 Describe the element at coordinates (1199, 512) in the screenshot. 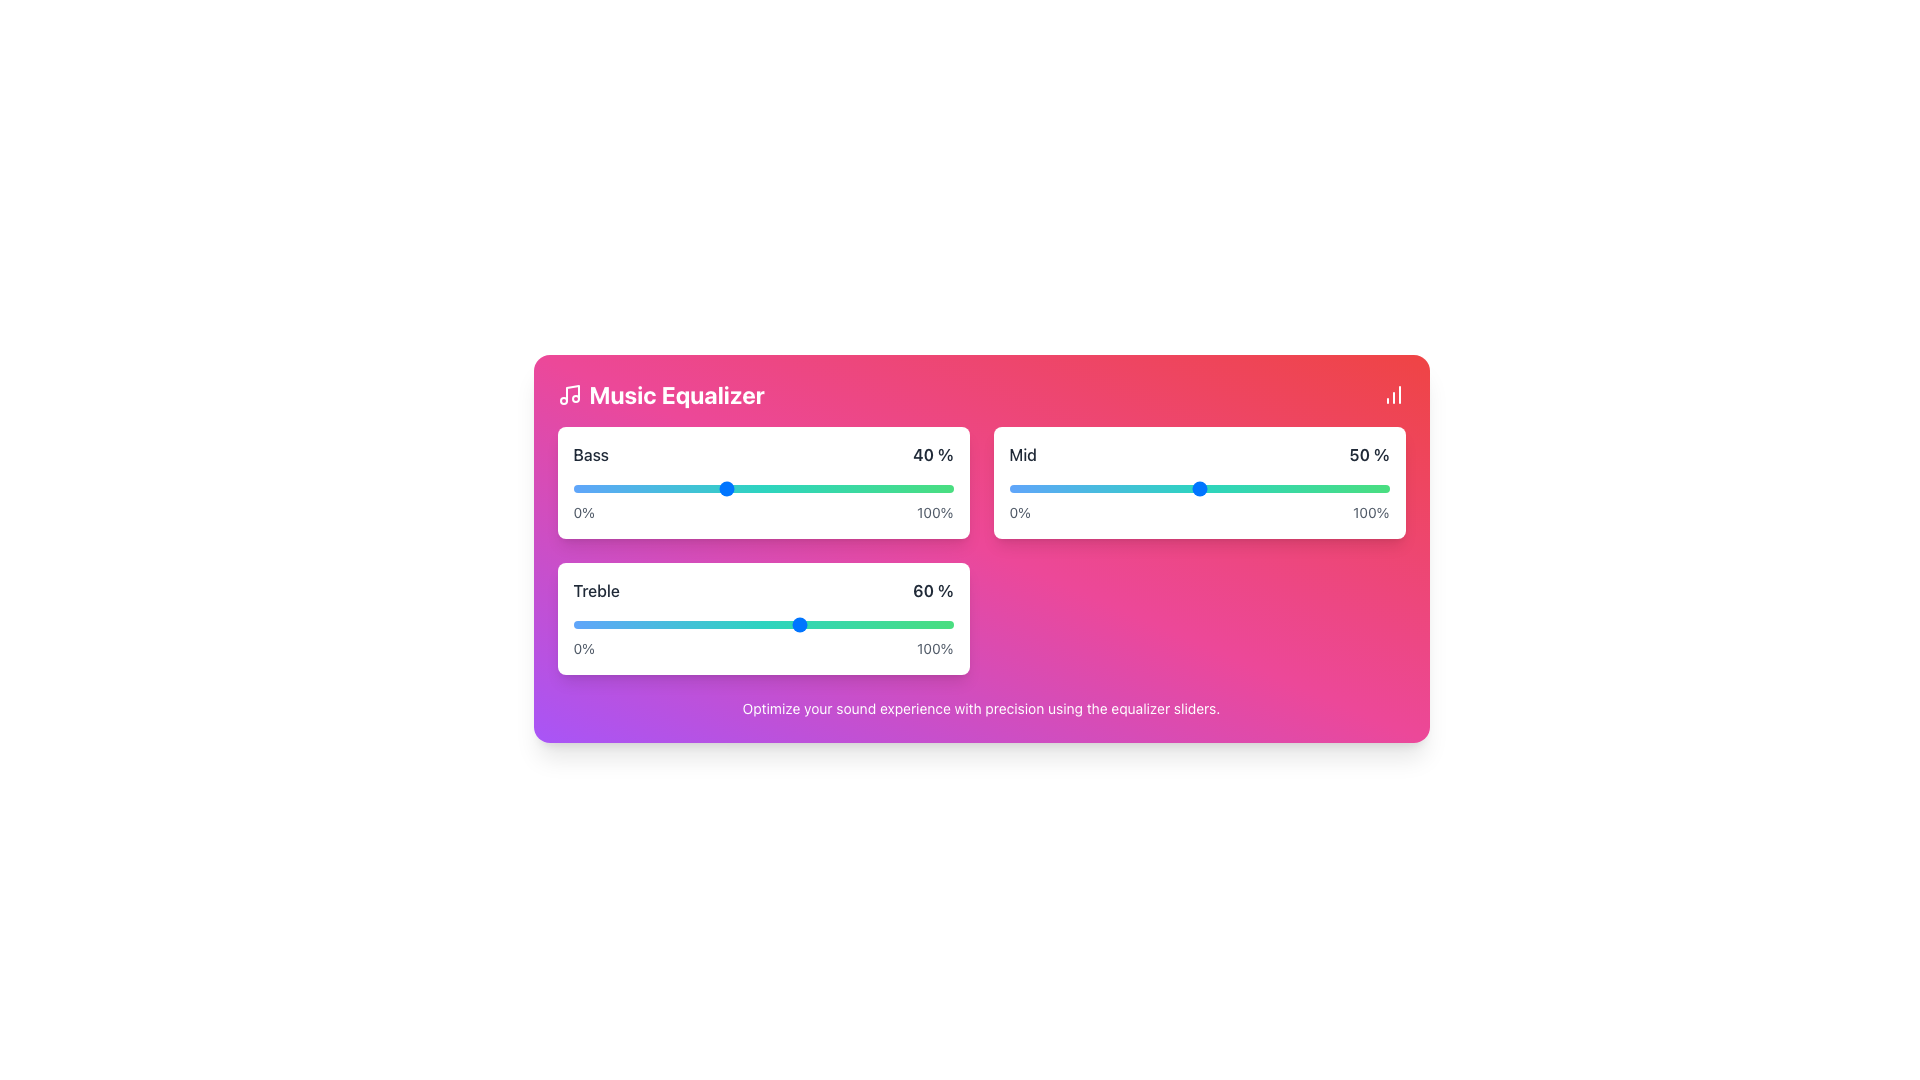

I see `the descriptive text label displaying '0%' on the left and '100%' on the right, located at the bottom of the 'Mid' slider section` at that location.